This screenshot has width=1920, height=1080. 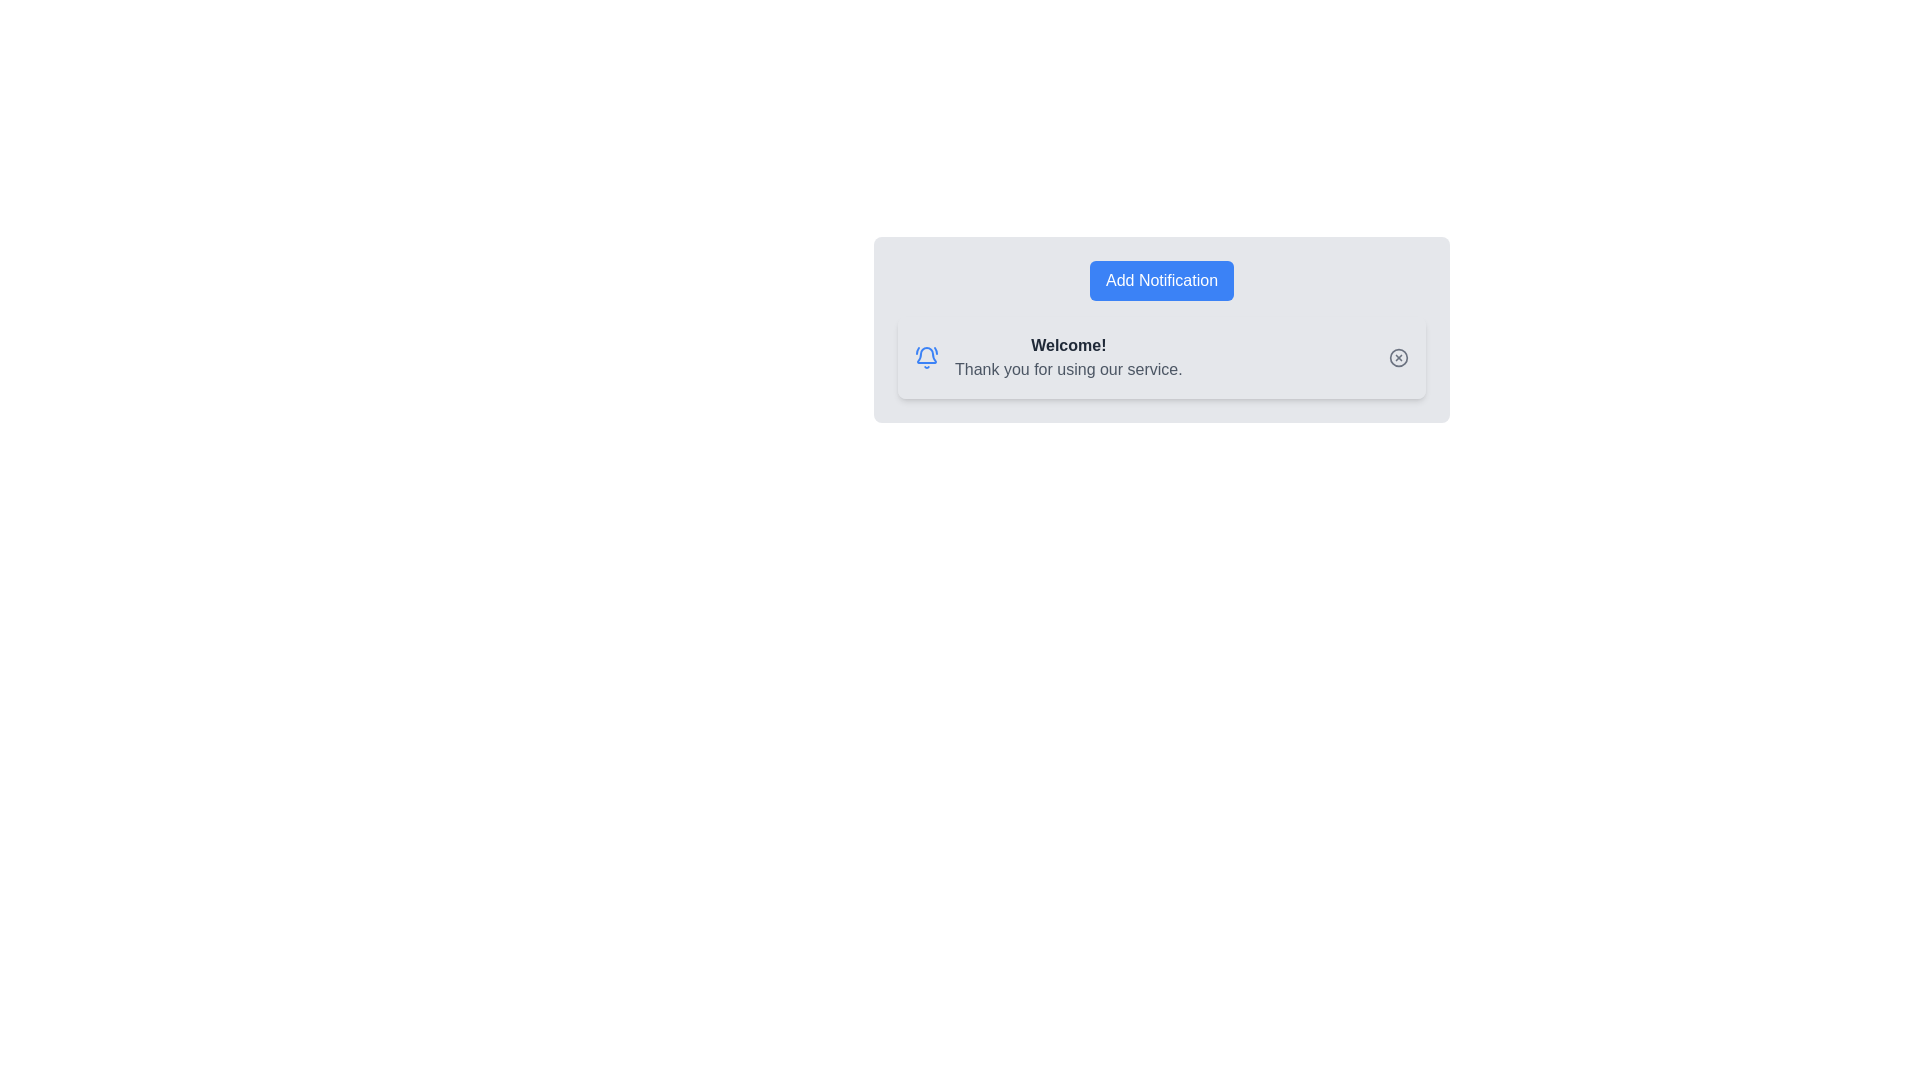 What do you see at coordinates (925, 354) in the screenshot?
I see `the notification icon (SVG) that serves as a visual cue for alerts, centrally located within the notification panel` at bounding box center [925, 354].